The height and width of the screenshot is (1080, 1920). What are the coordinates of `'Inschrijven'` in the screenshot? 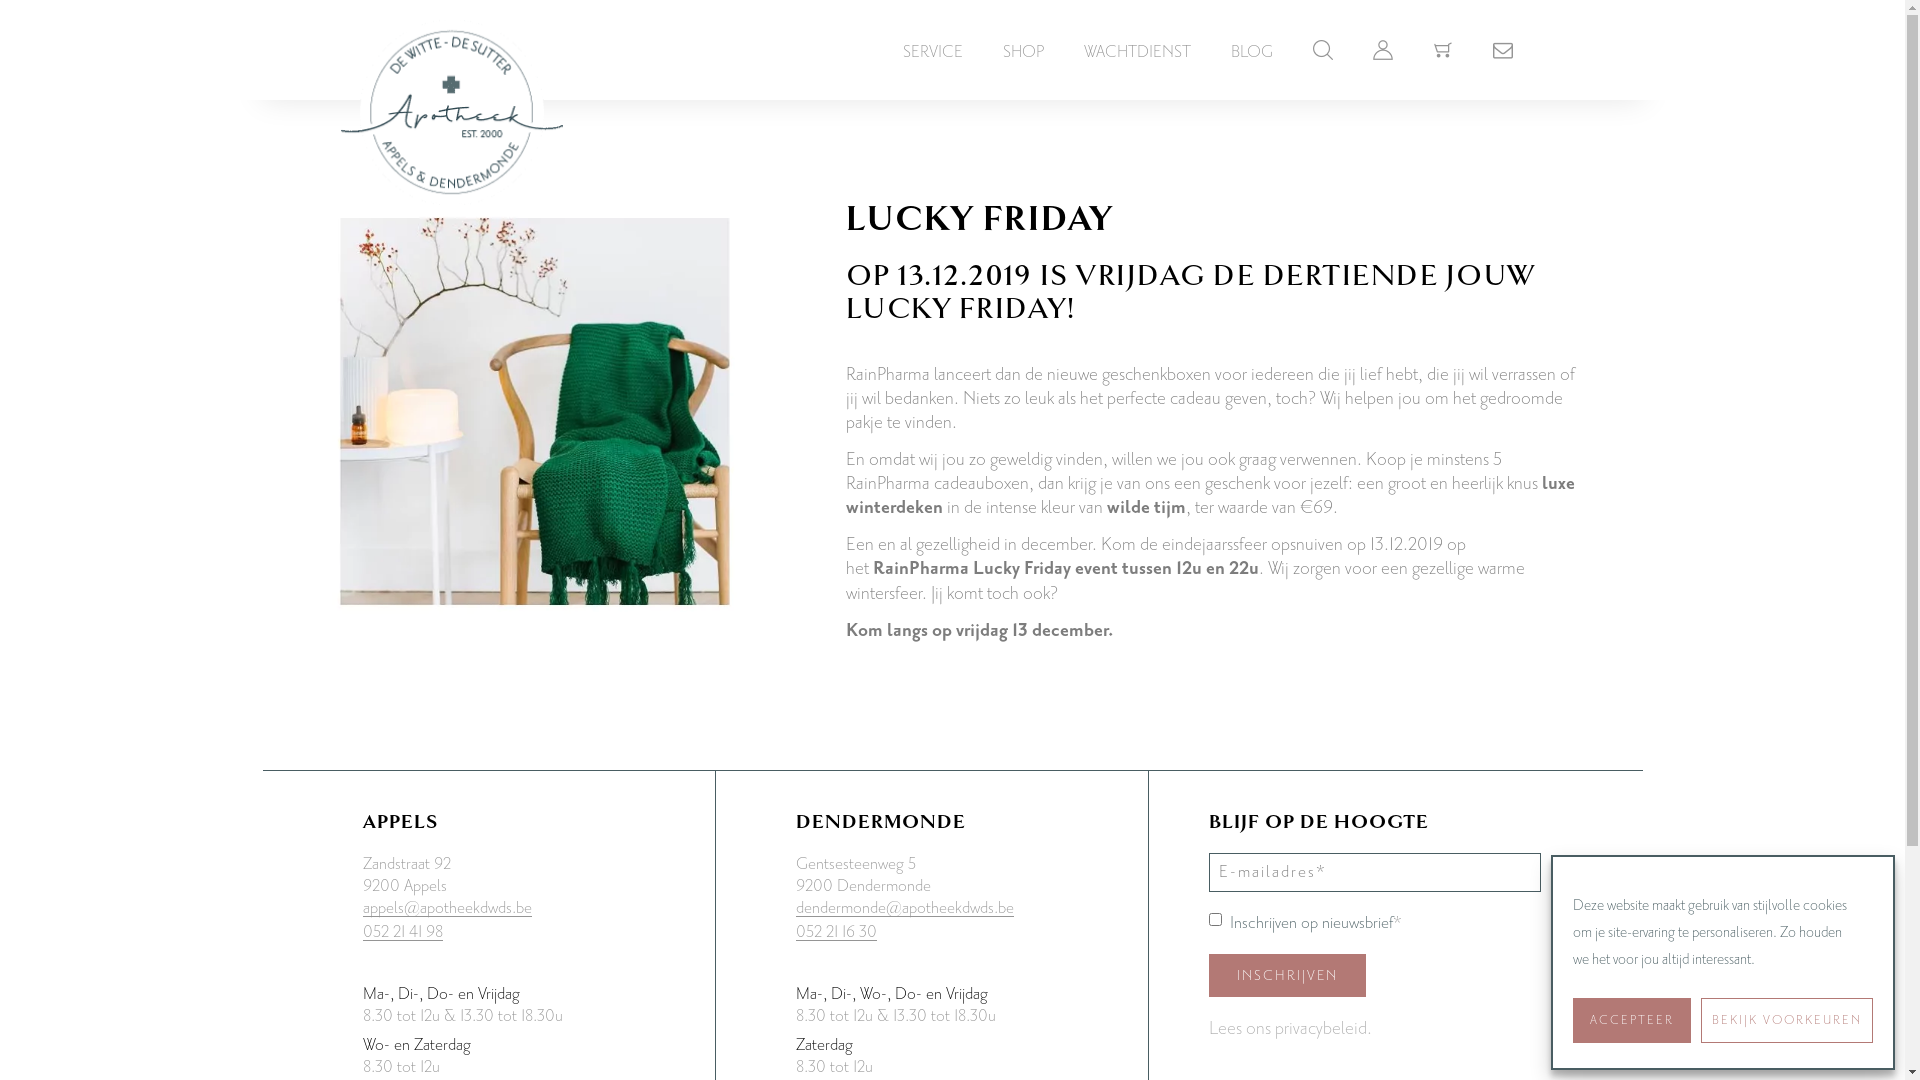 It's located at (1287, 974).